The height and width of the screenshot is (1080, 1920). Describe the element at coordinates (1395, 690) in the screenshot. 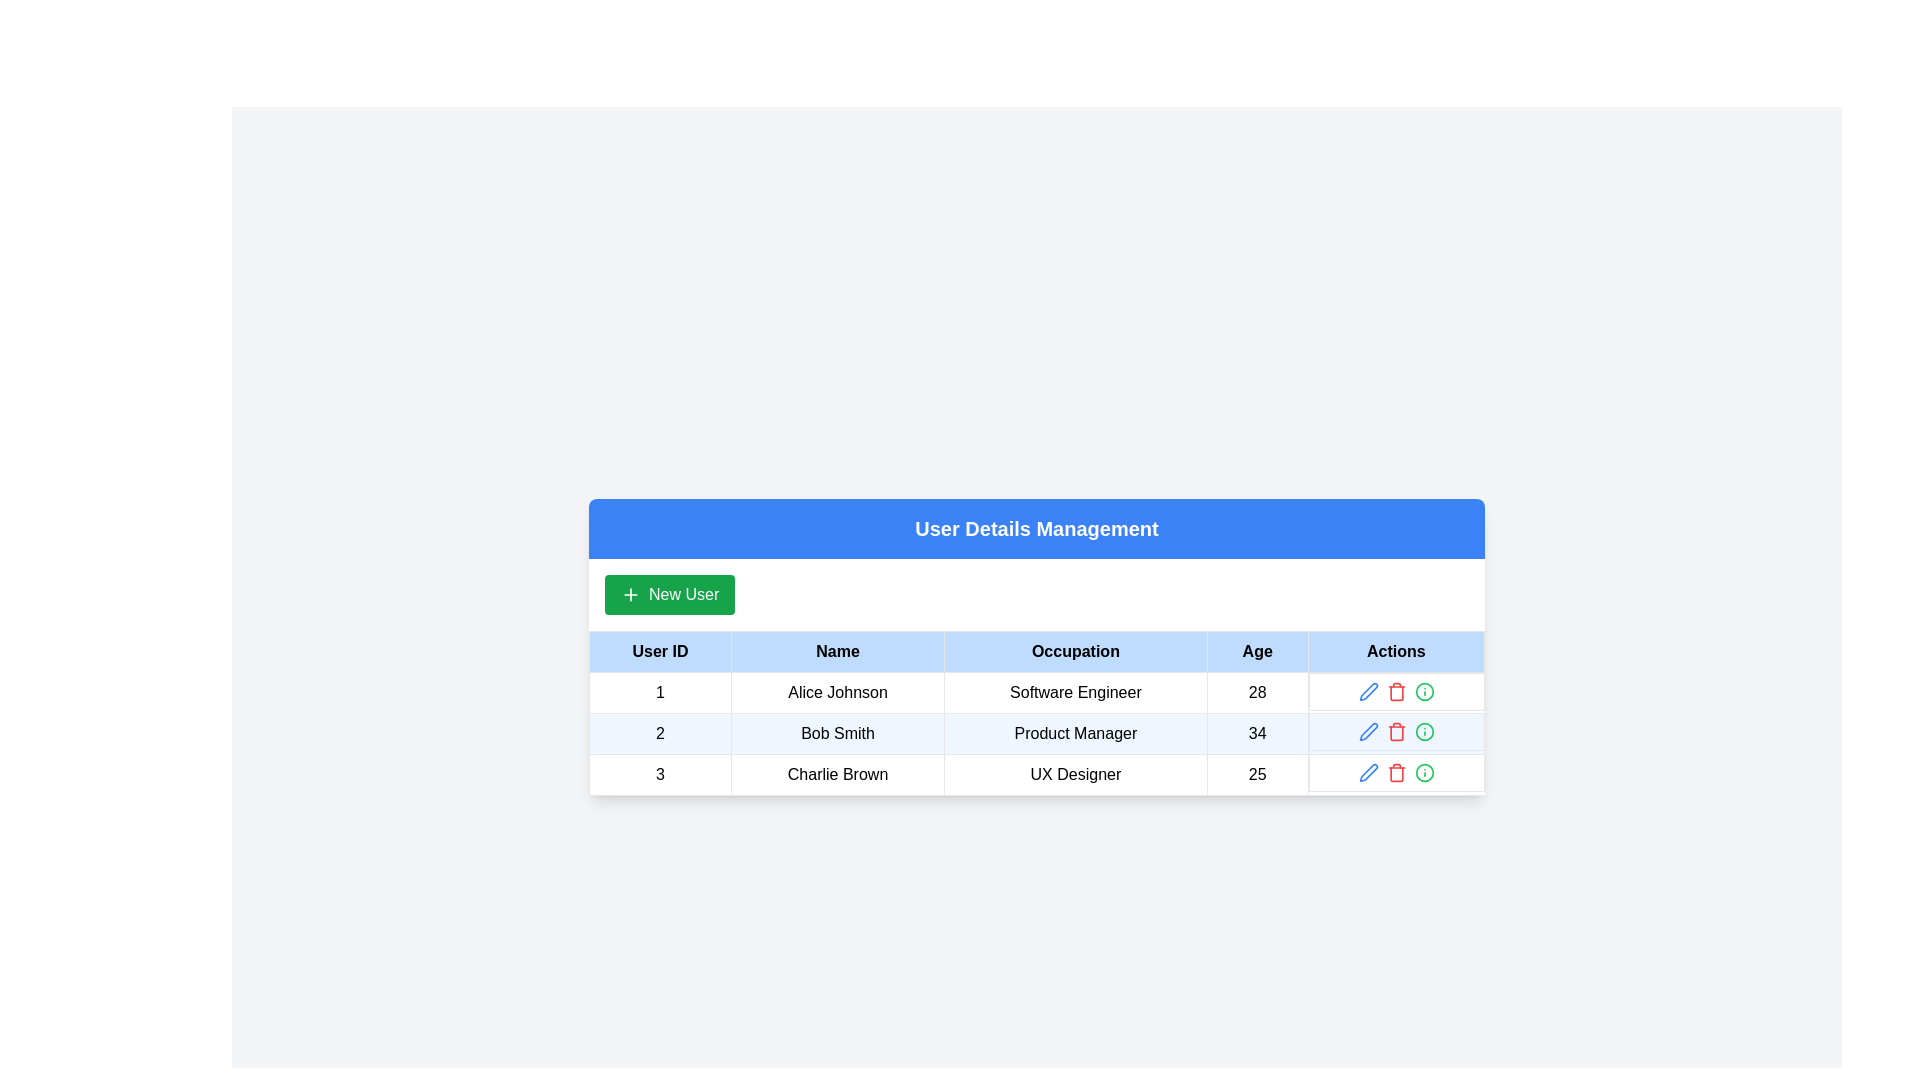

I see `the delete icon, which is the second interactive icon in the 'Actions' column of the first row of the table, positioned between the blue pen edit icon and the green info circle icon` at that location.